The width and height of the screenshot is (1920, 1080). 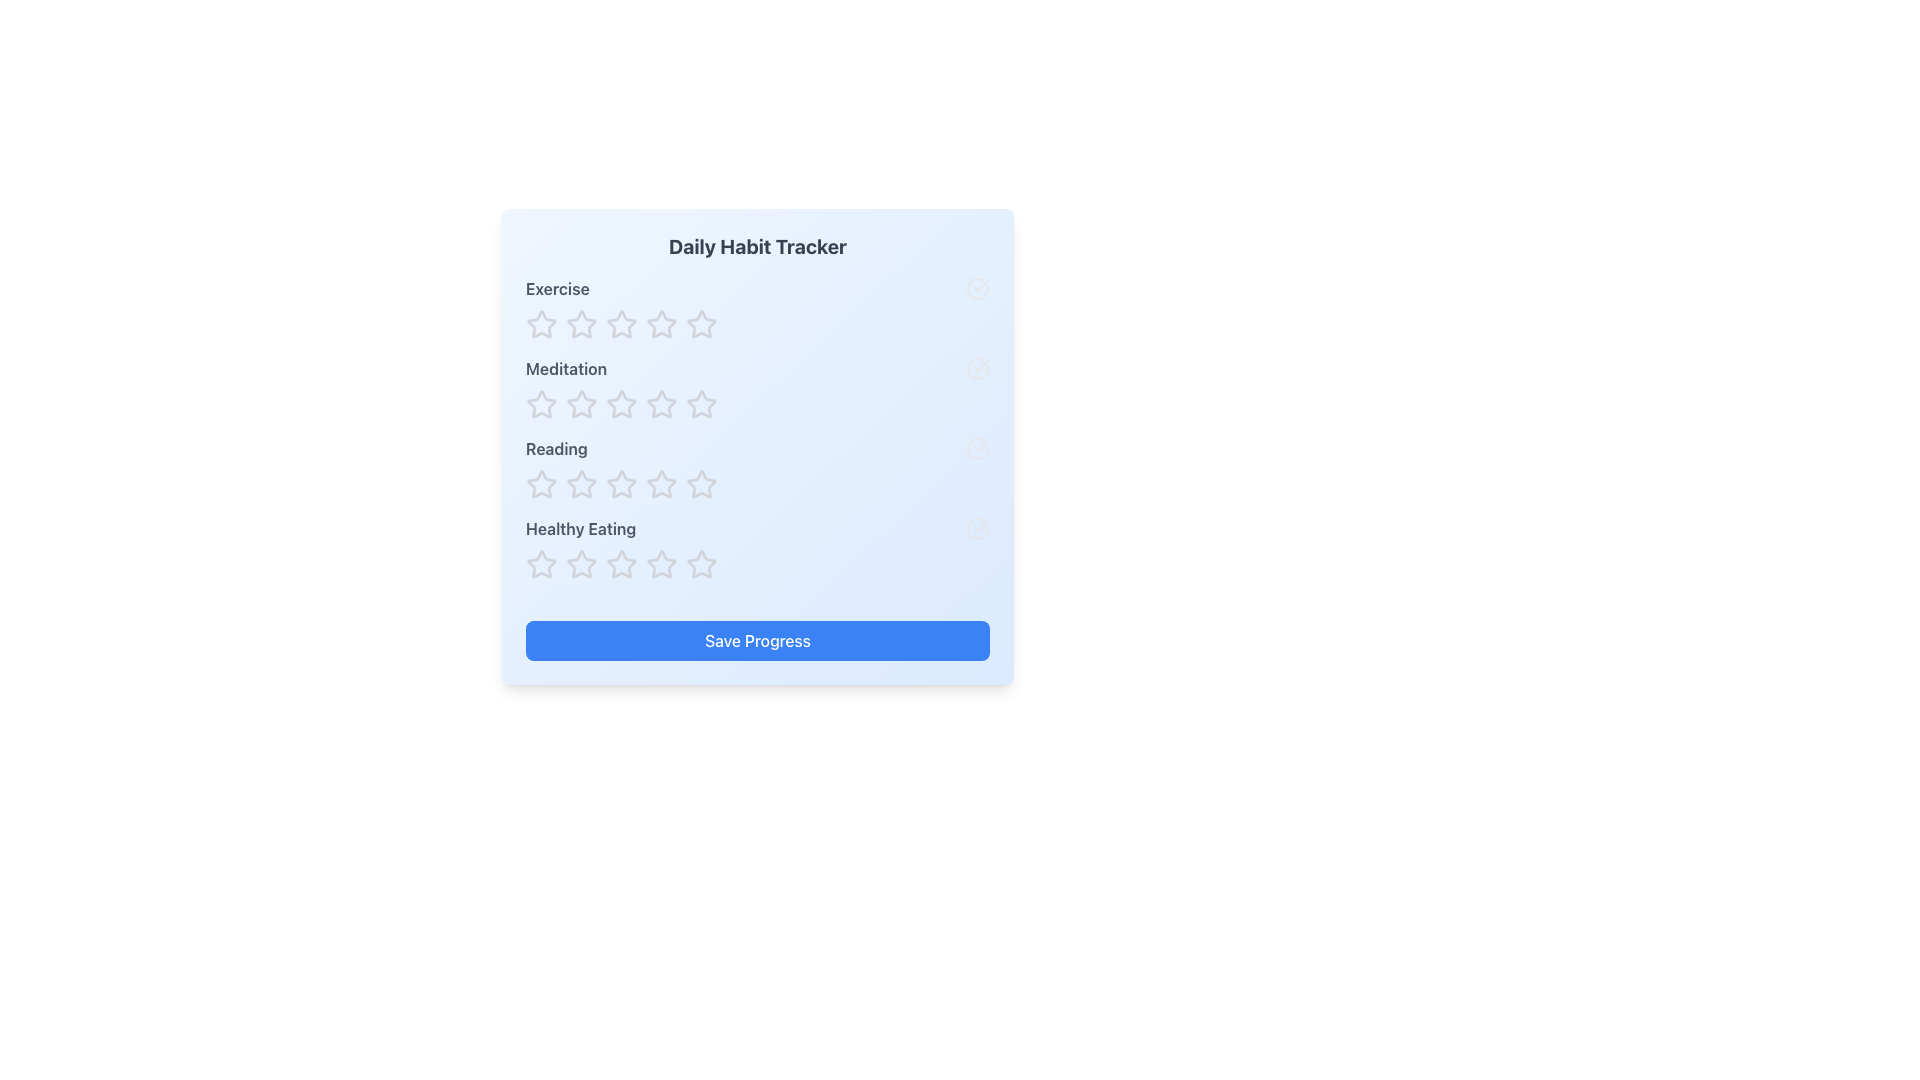 What do you see at coordinates (662, 405) in the screenshot?
I see `the fourth star-shaped icon in the Daily Habit Tracker interface labeled 'Meditation'` at bounding box center [662, 405].